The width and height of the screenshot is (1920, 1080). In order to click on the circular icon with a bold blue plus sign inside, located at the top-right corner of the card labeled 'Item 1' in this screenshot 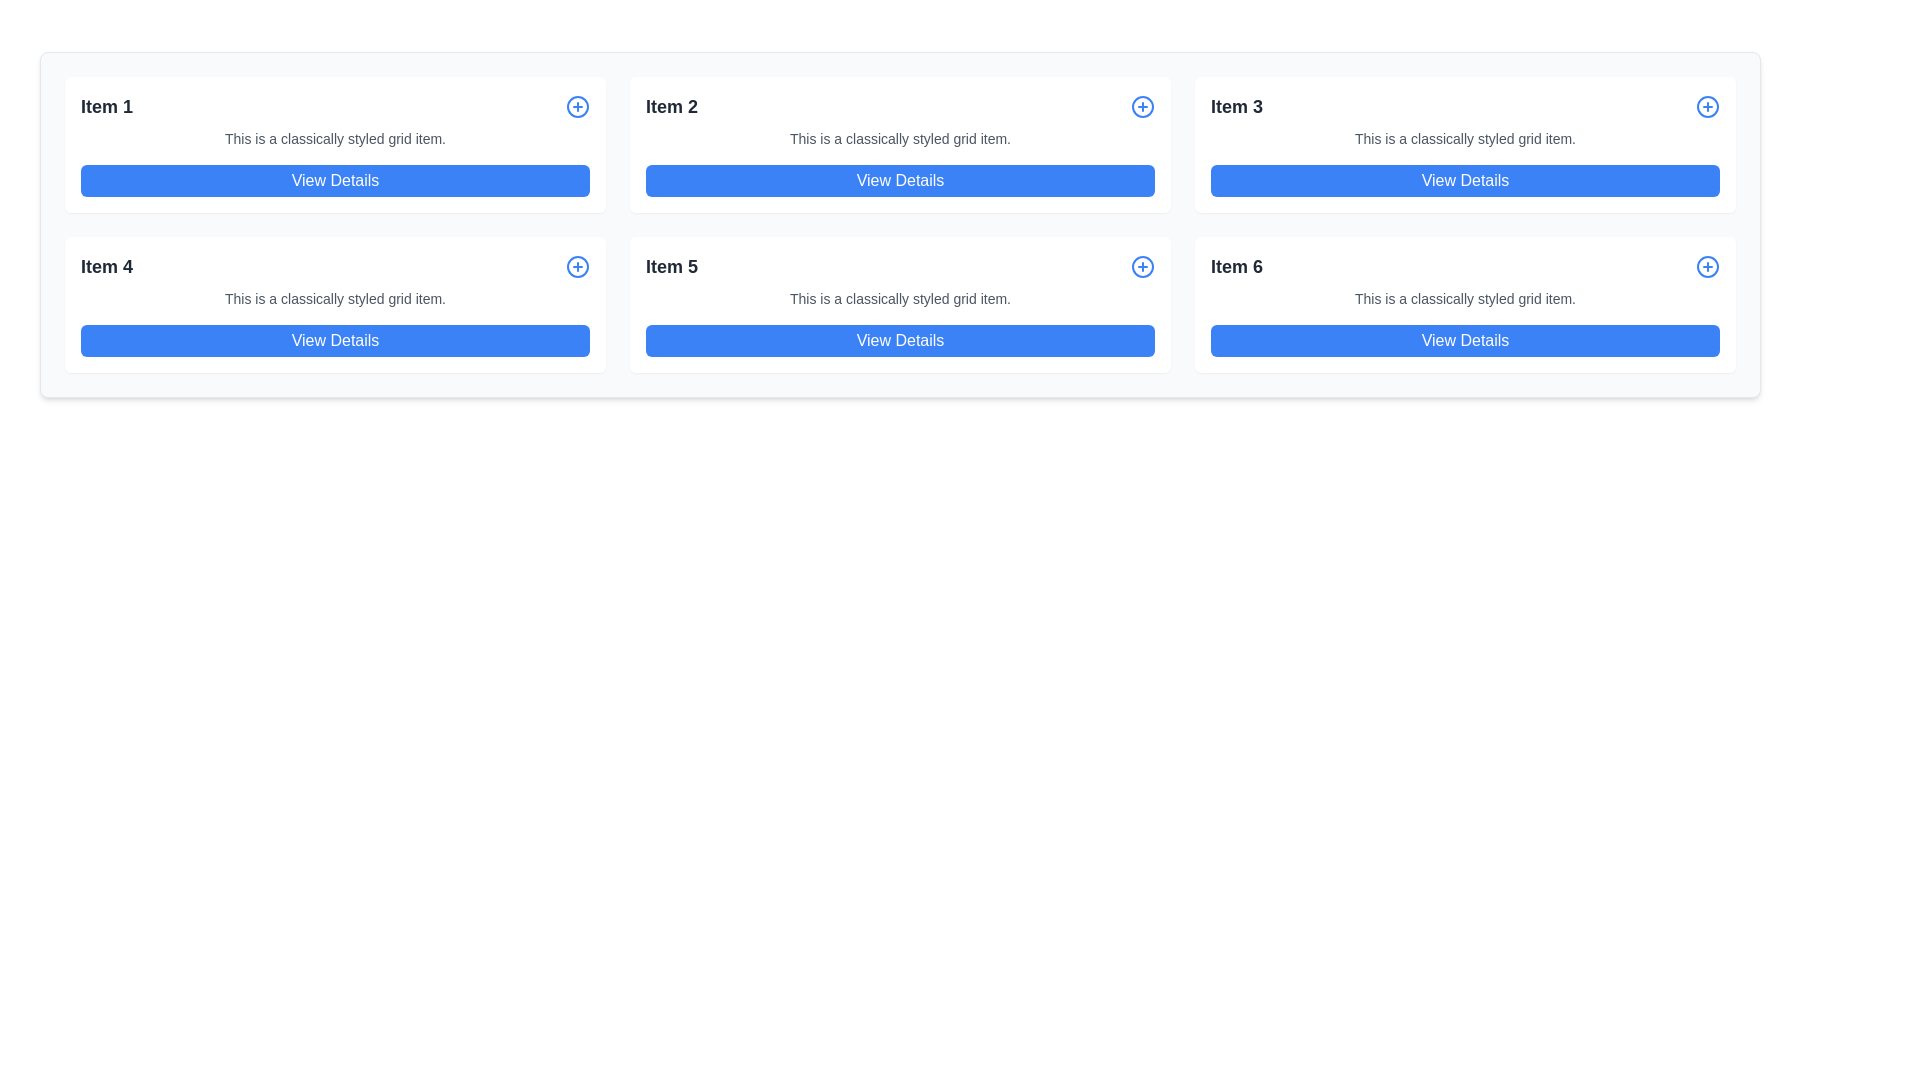, I will do `click(576, 107)`.